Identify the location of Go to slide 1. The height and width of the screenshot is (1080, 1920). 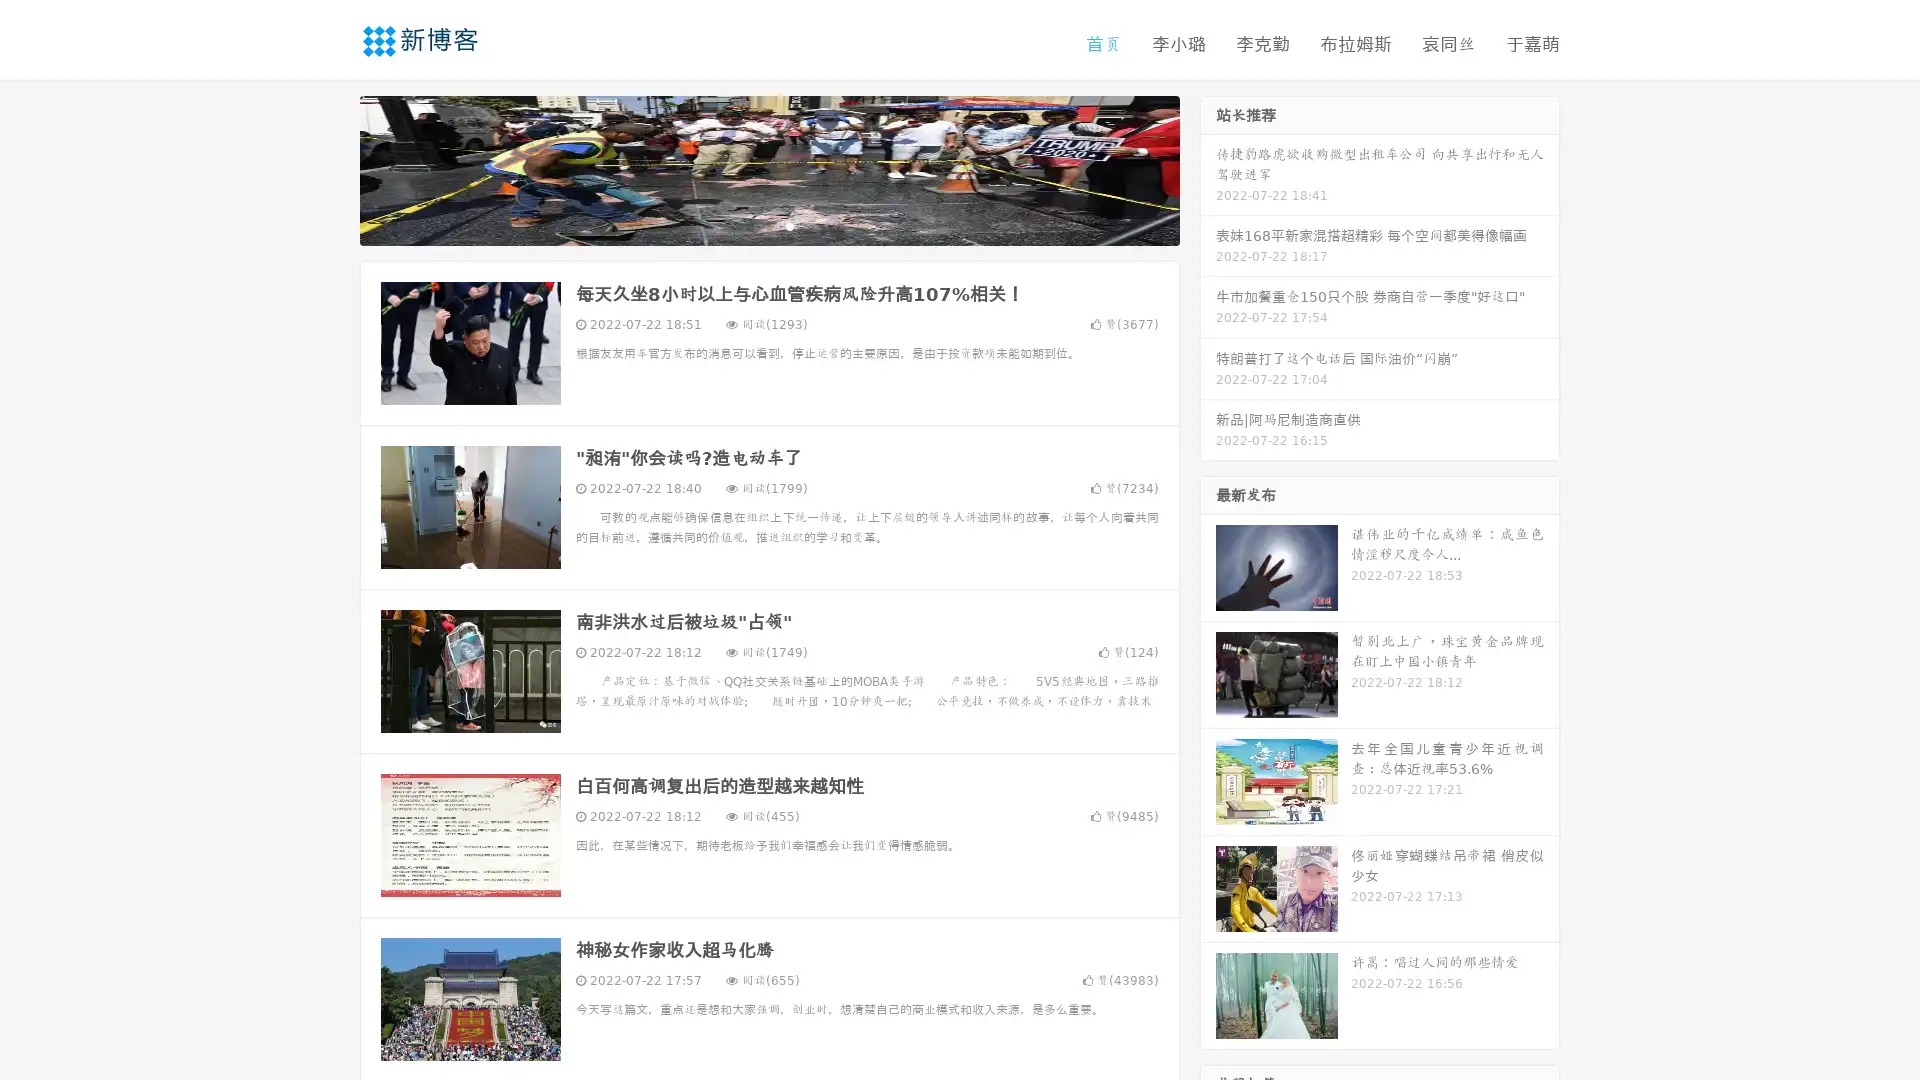
(748, 225).